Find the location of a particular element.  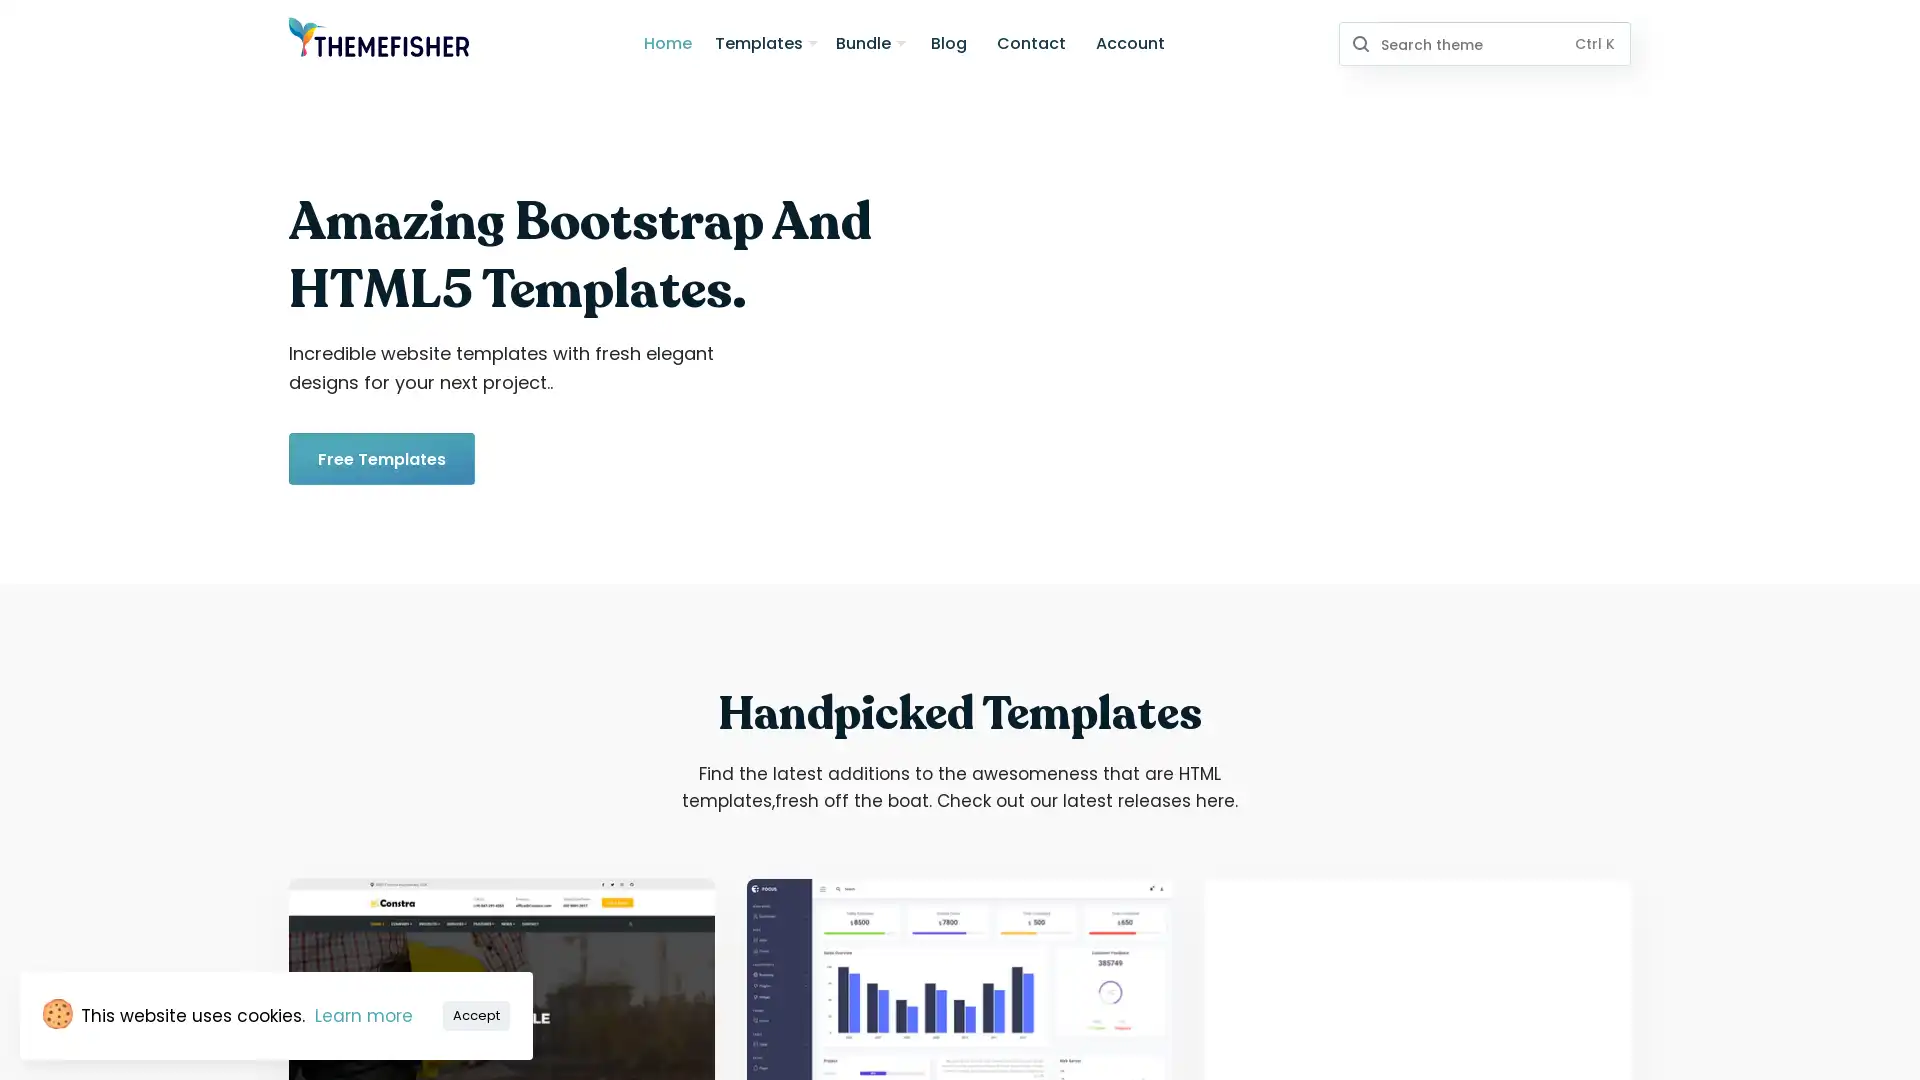

Accept cookies is located at coordinates (475, 1014).